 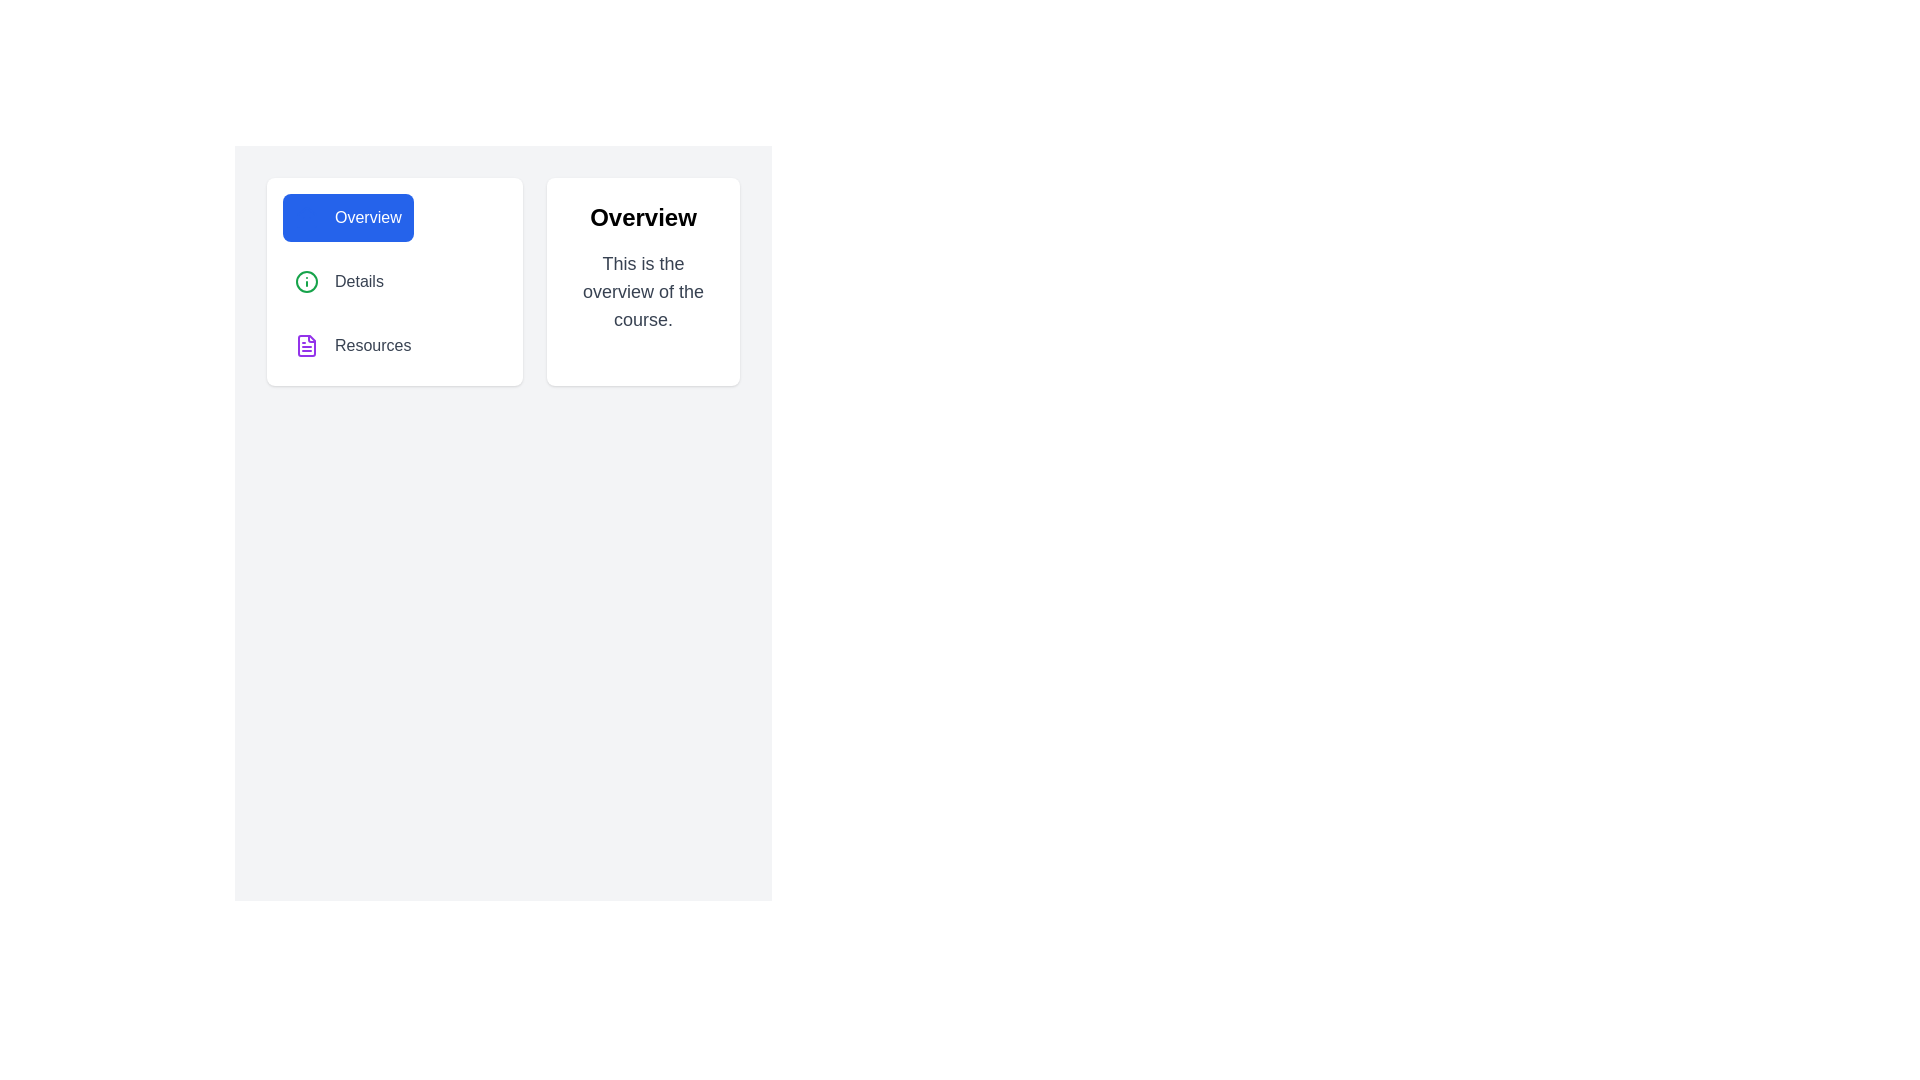 I want to click on the text label located as the second item in the vertical list beneath the 'Overview' section and above the 'Resources' section, so click(x=359, y=281).